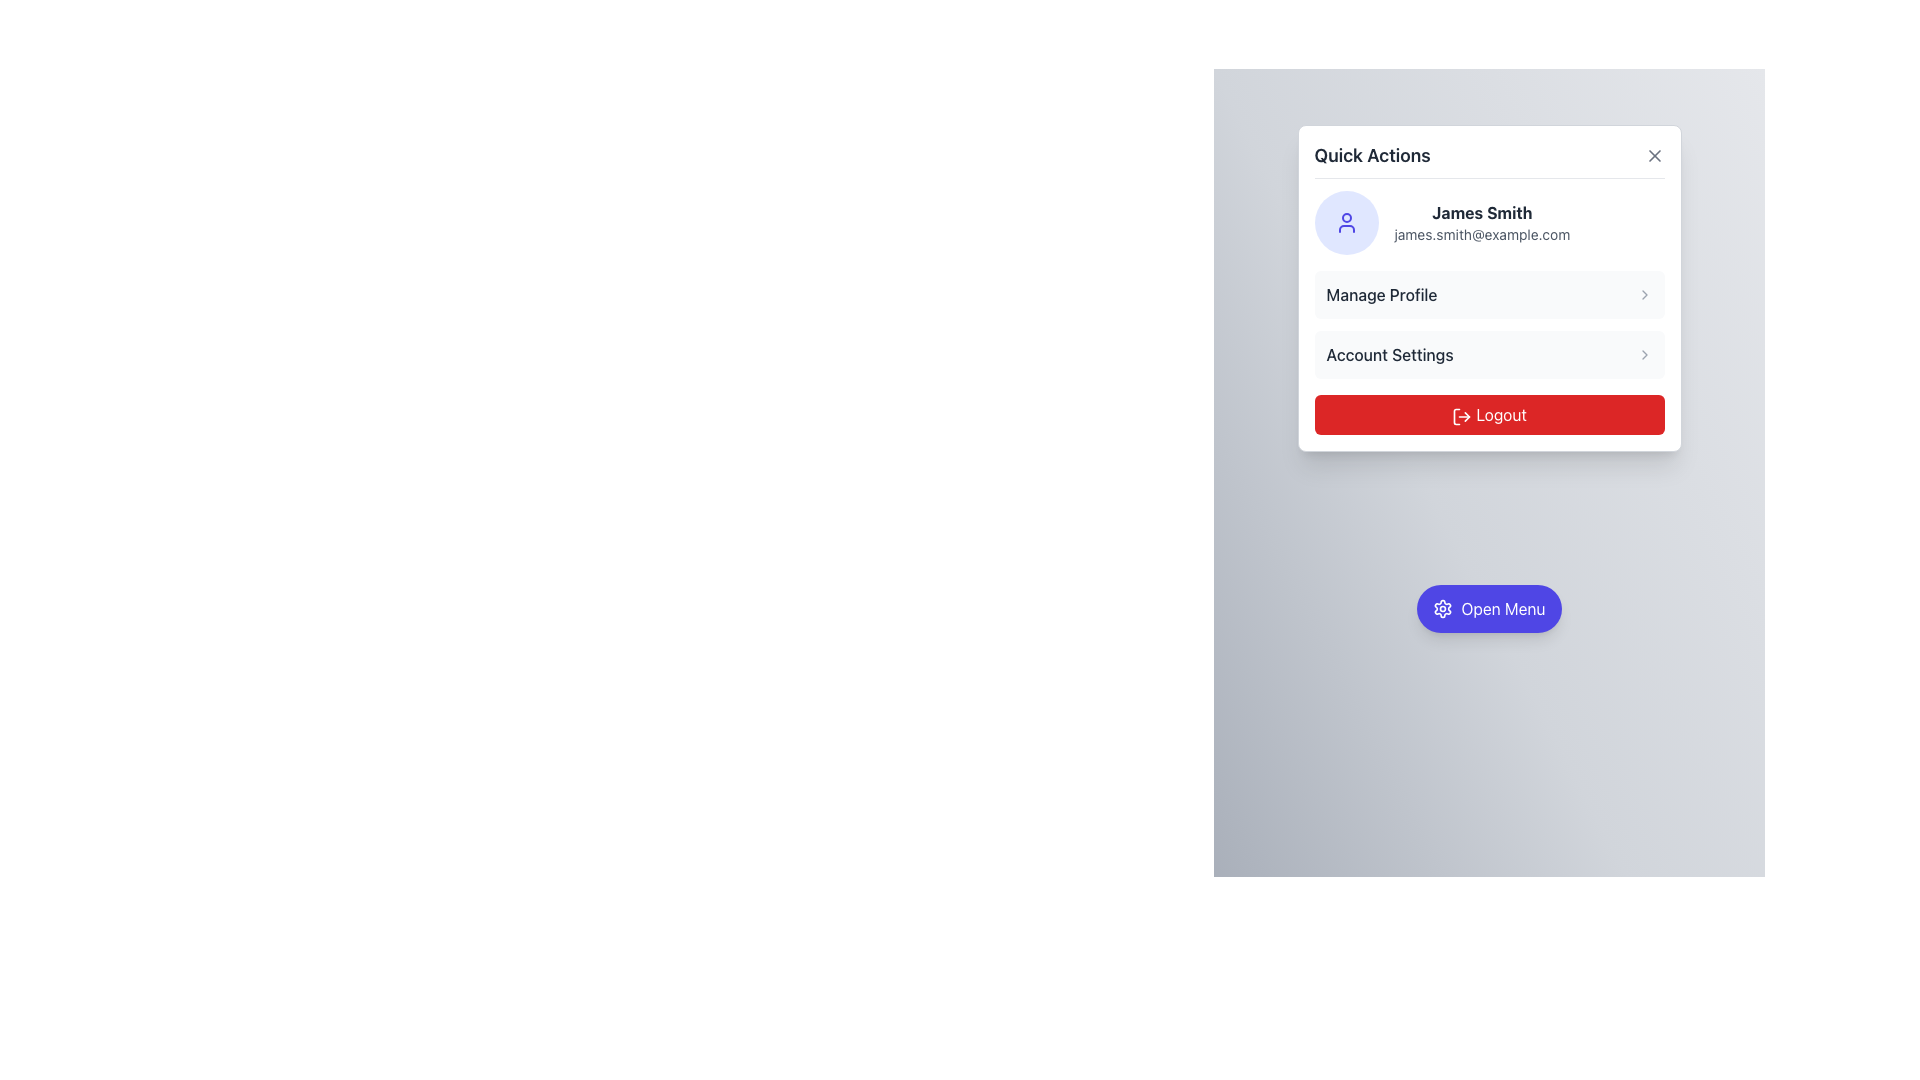  What do you see at coordinates (1346, 223) in the screenshot?
I see `the indigo circular user icon in the 'Quick Actions' panel` at bounding box center [1346, 223].